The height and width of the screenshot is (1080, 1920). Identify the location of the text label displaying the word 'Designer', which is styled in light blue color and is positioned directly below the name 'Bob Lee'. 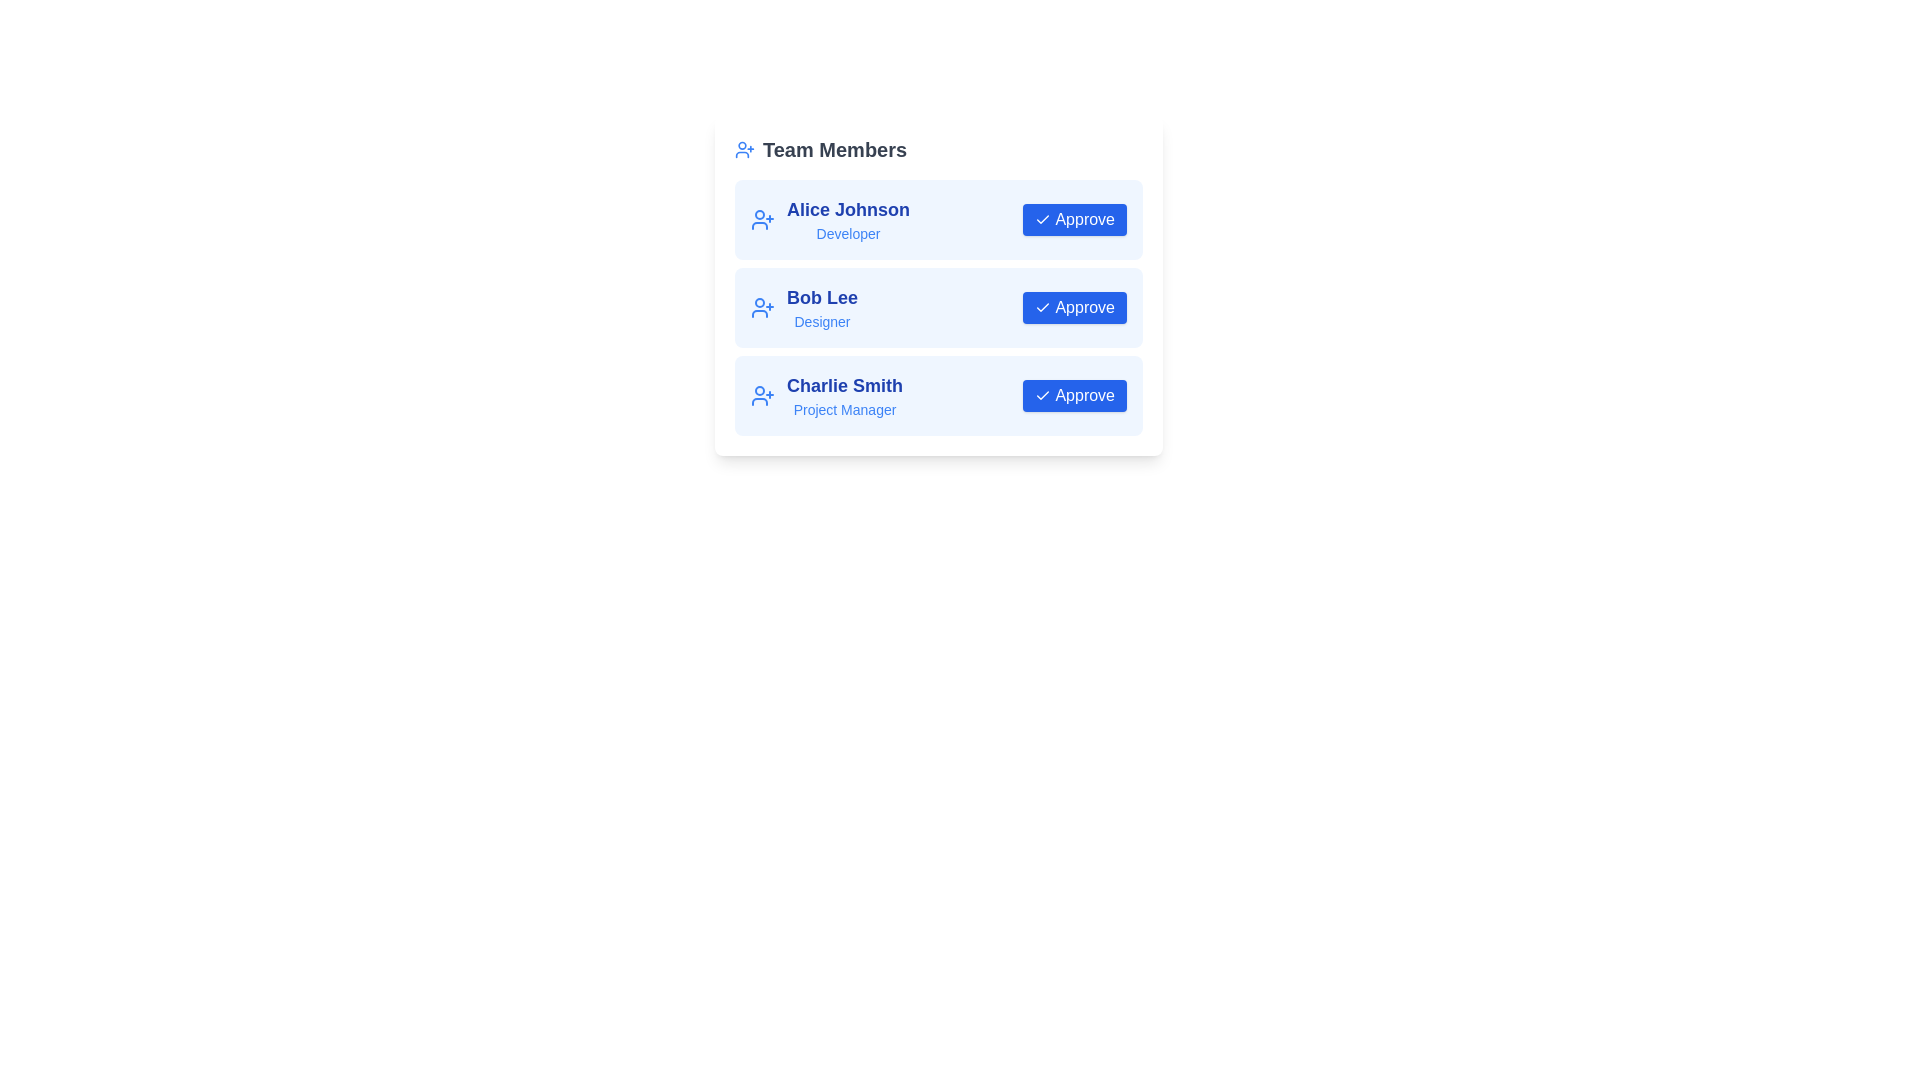
(822, 320).